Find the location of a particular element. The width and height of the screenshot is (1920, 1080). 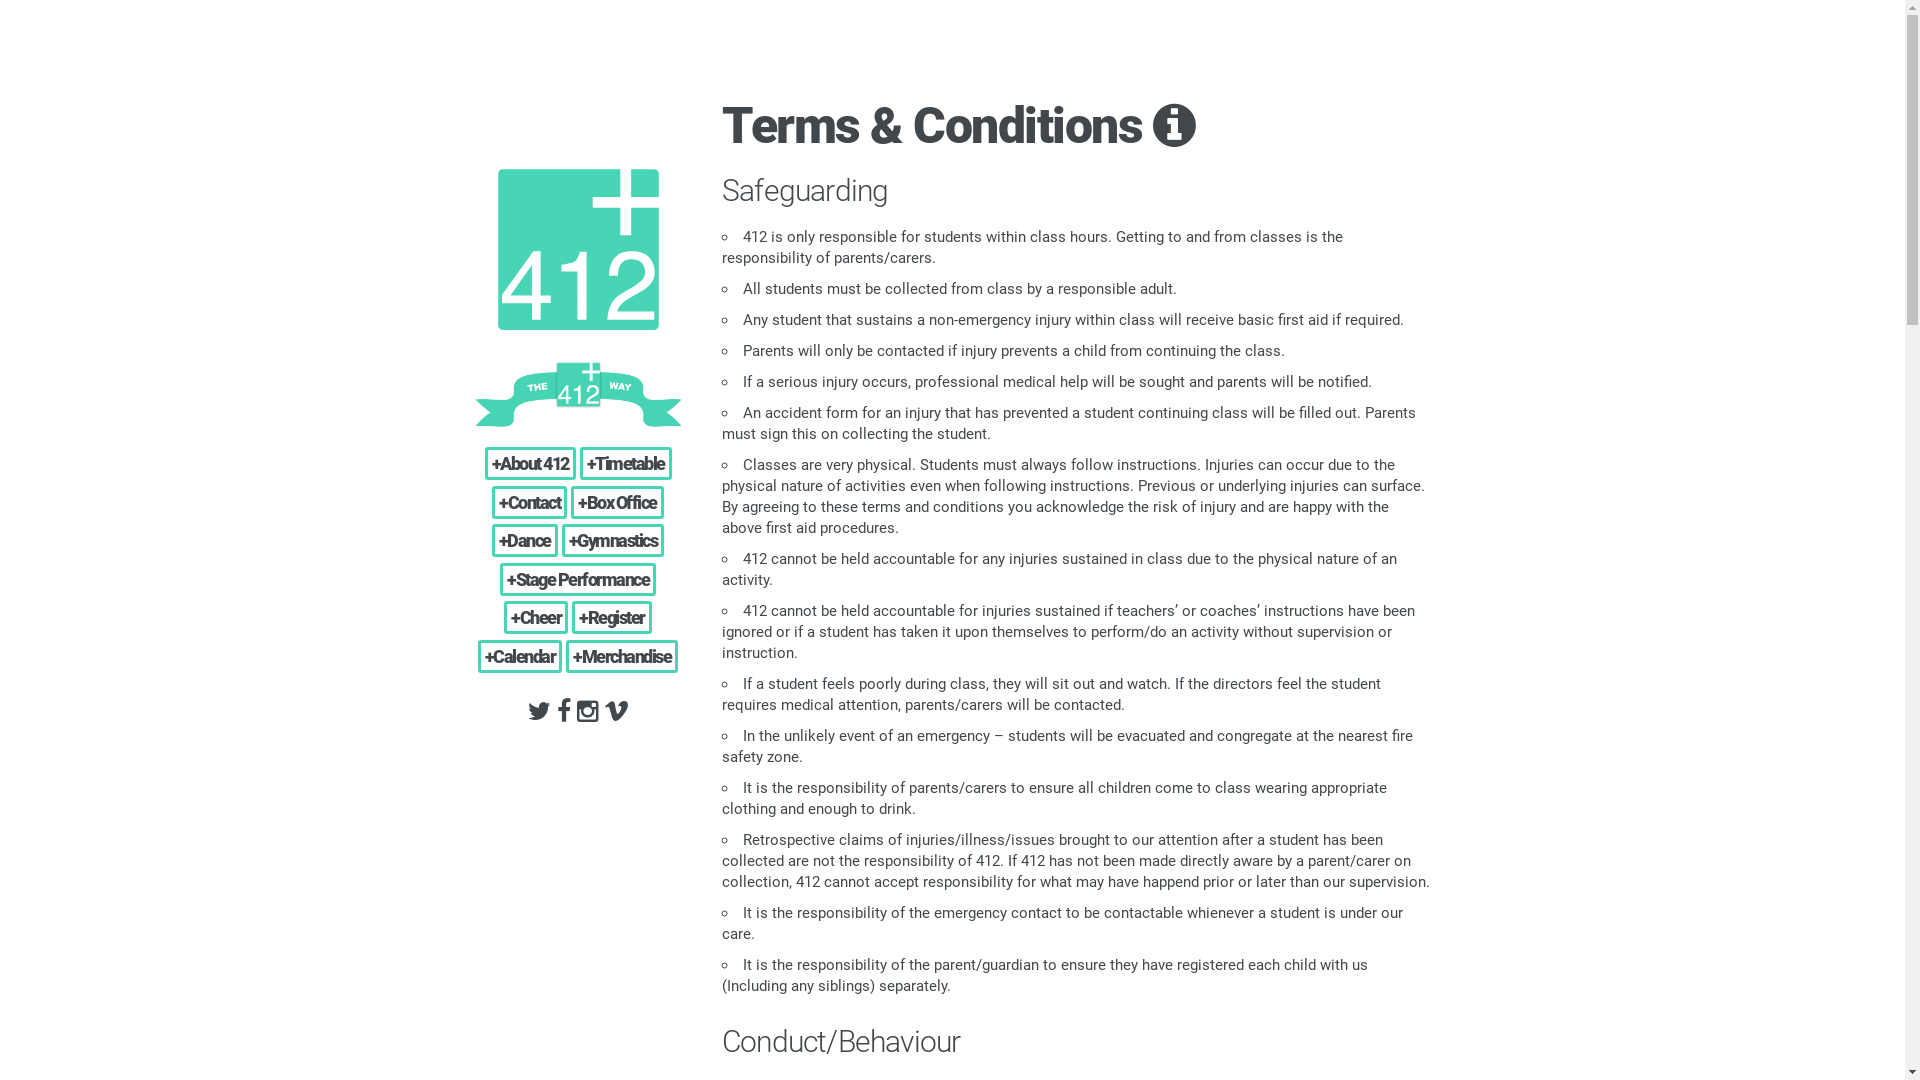

'+Register' is located at coordinates (610, 616).